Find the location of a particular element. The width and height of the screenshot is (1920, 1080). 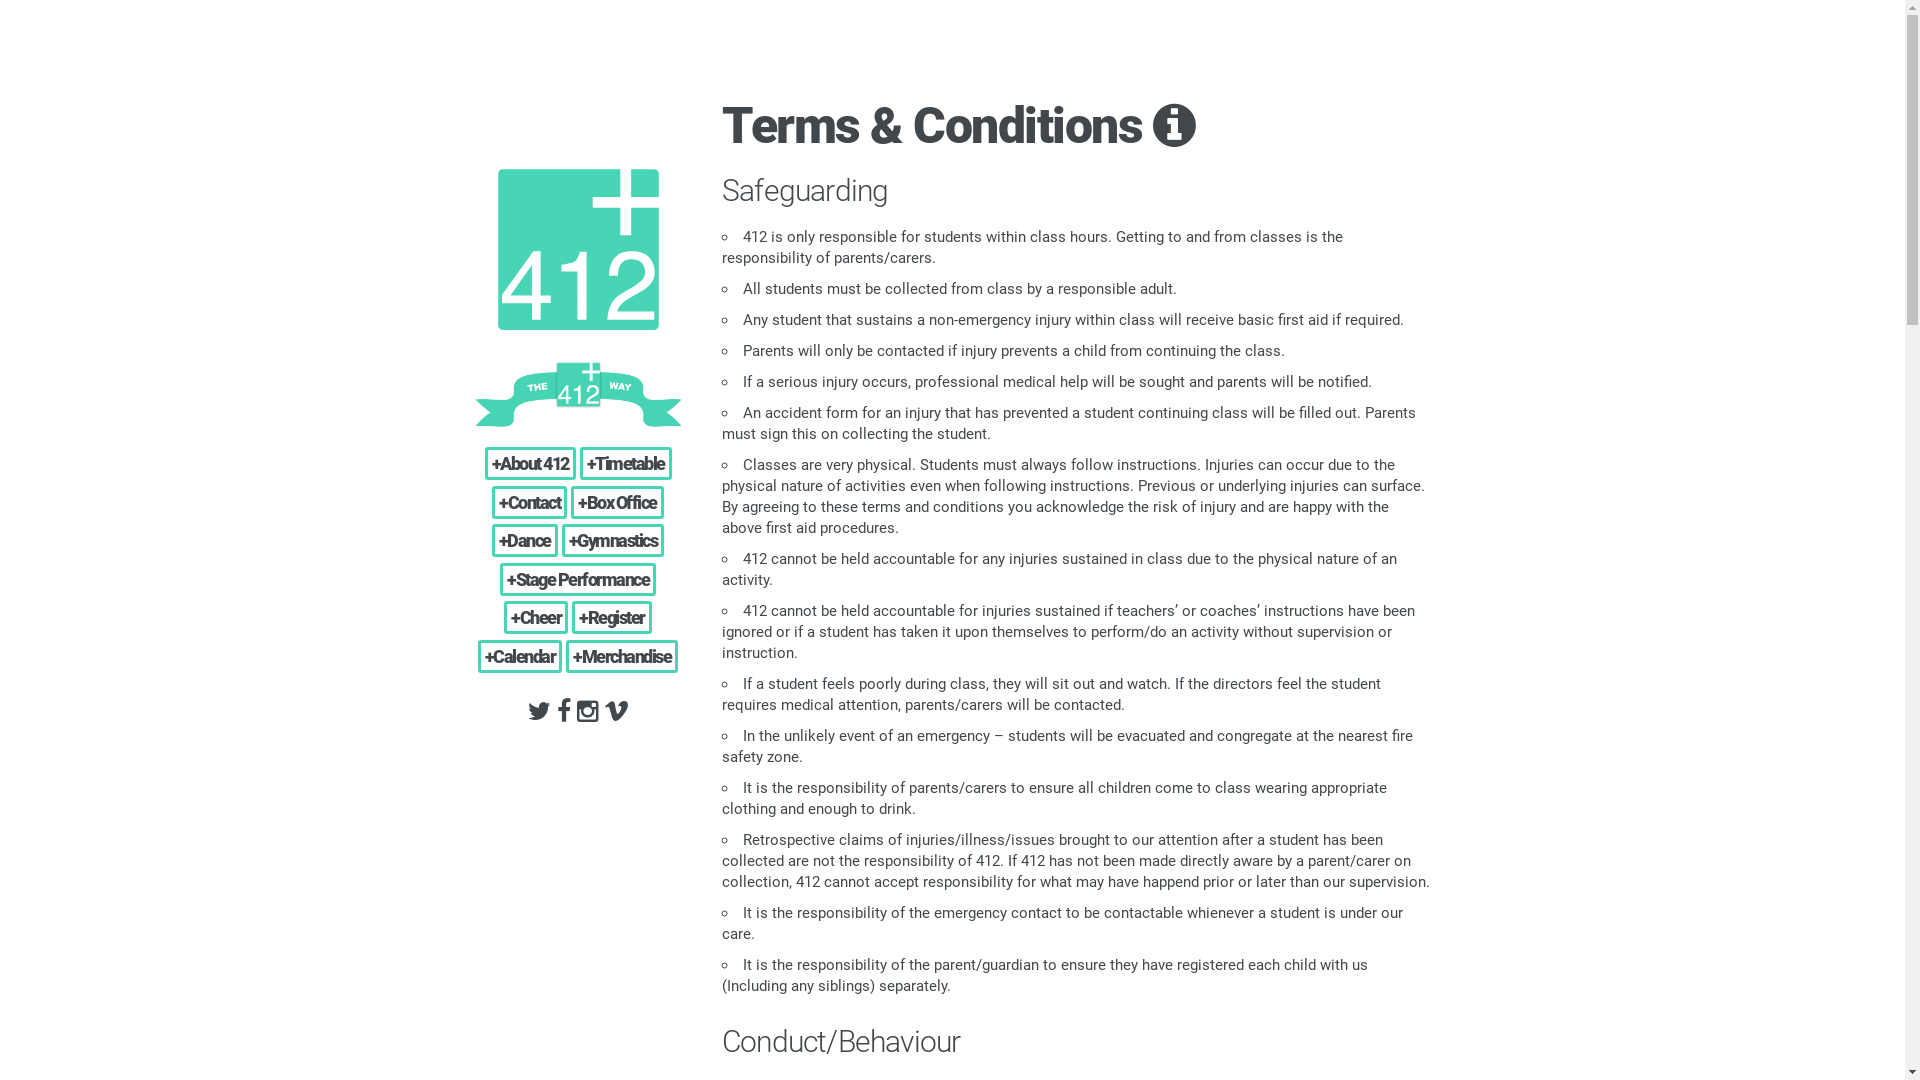

'+Register' is located at coordinates (610, 616).